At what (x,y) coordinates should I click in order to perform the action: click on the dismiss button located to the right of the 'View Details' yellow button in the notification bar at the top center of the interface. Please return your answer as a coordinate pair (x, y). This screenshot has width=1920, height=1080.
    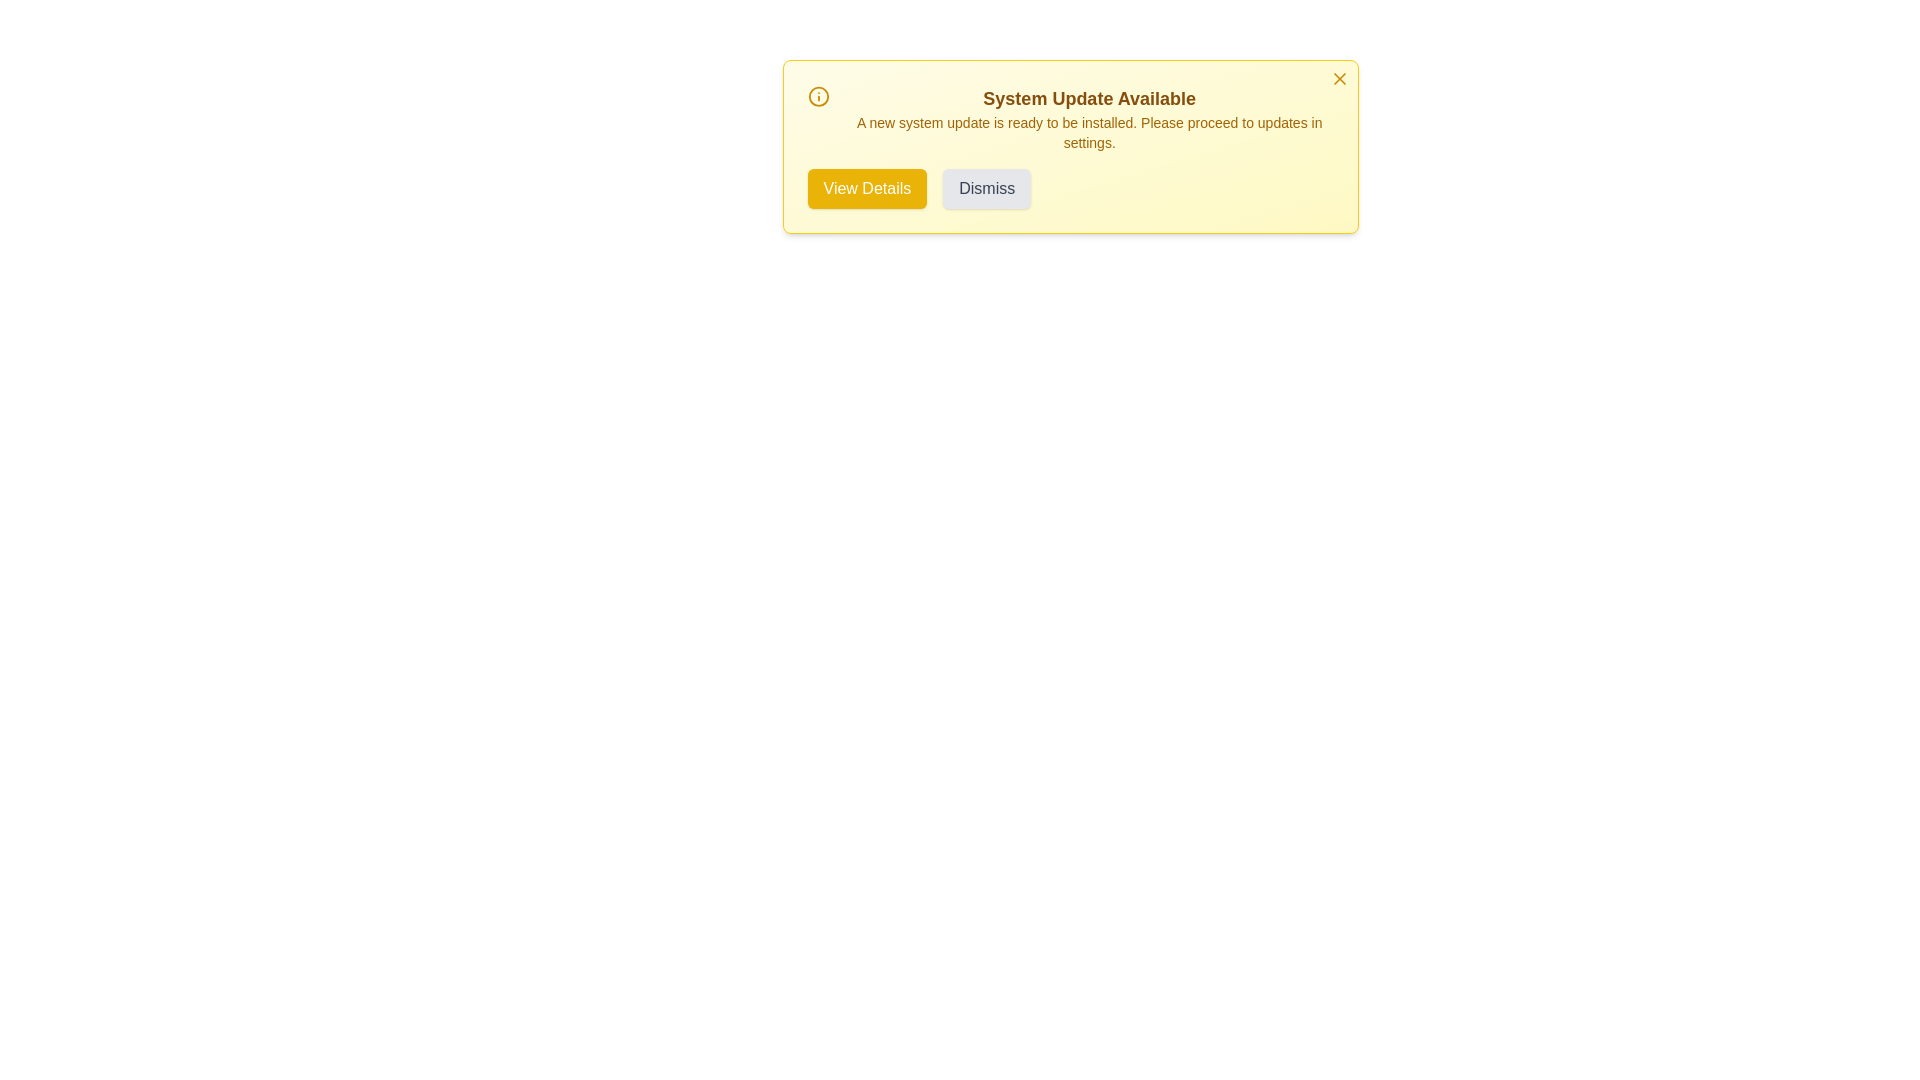
    Looking at the image, I should click on (987, 189).